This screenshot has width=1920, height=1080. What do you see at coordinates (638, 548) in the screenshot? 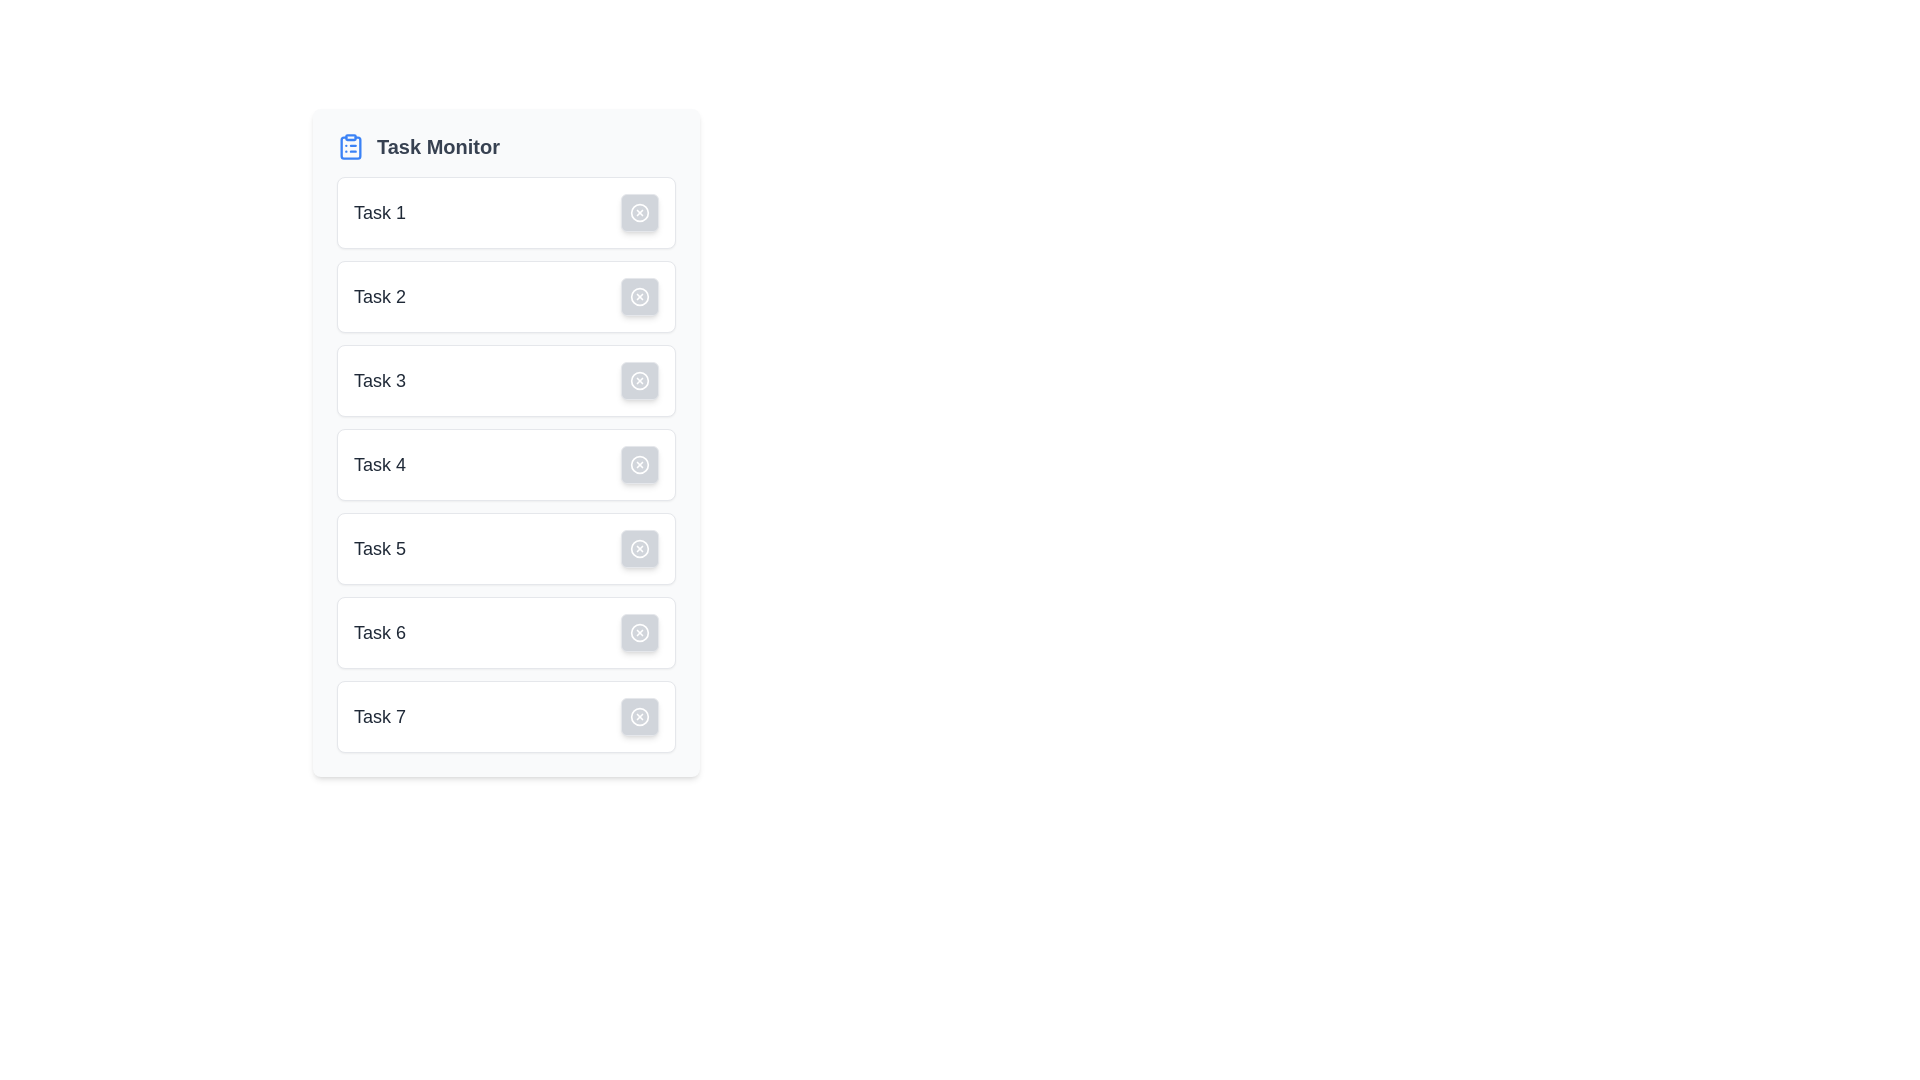
I see `the small gray button with a white circular border and an 'X' mark at its center` at bounding box center [638, 548].